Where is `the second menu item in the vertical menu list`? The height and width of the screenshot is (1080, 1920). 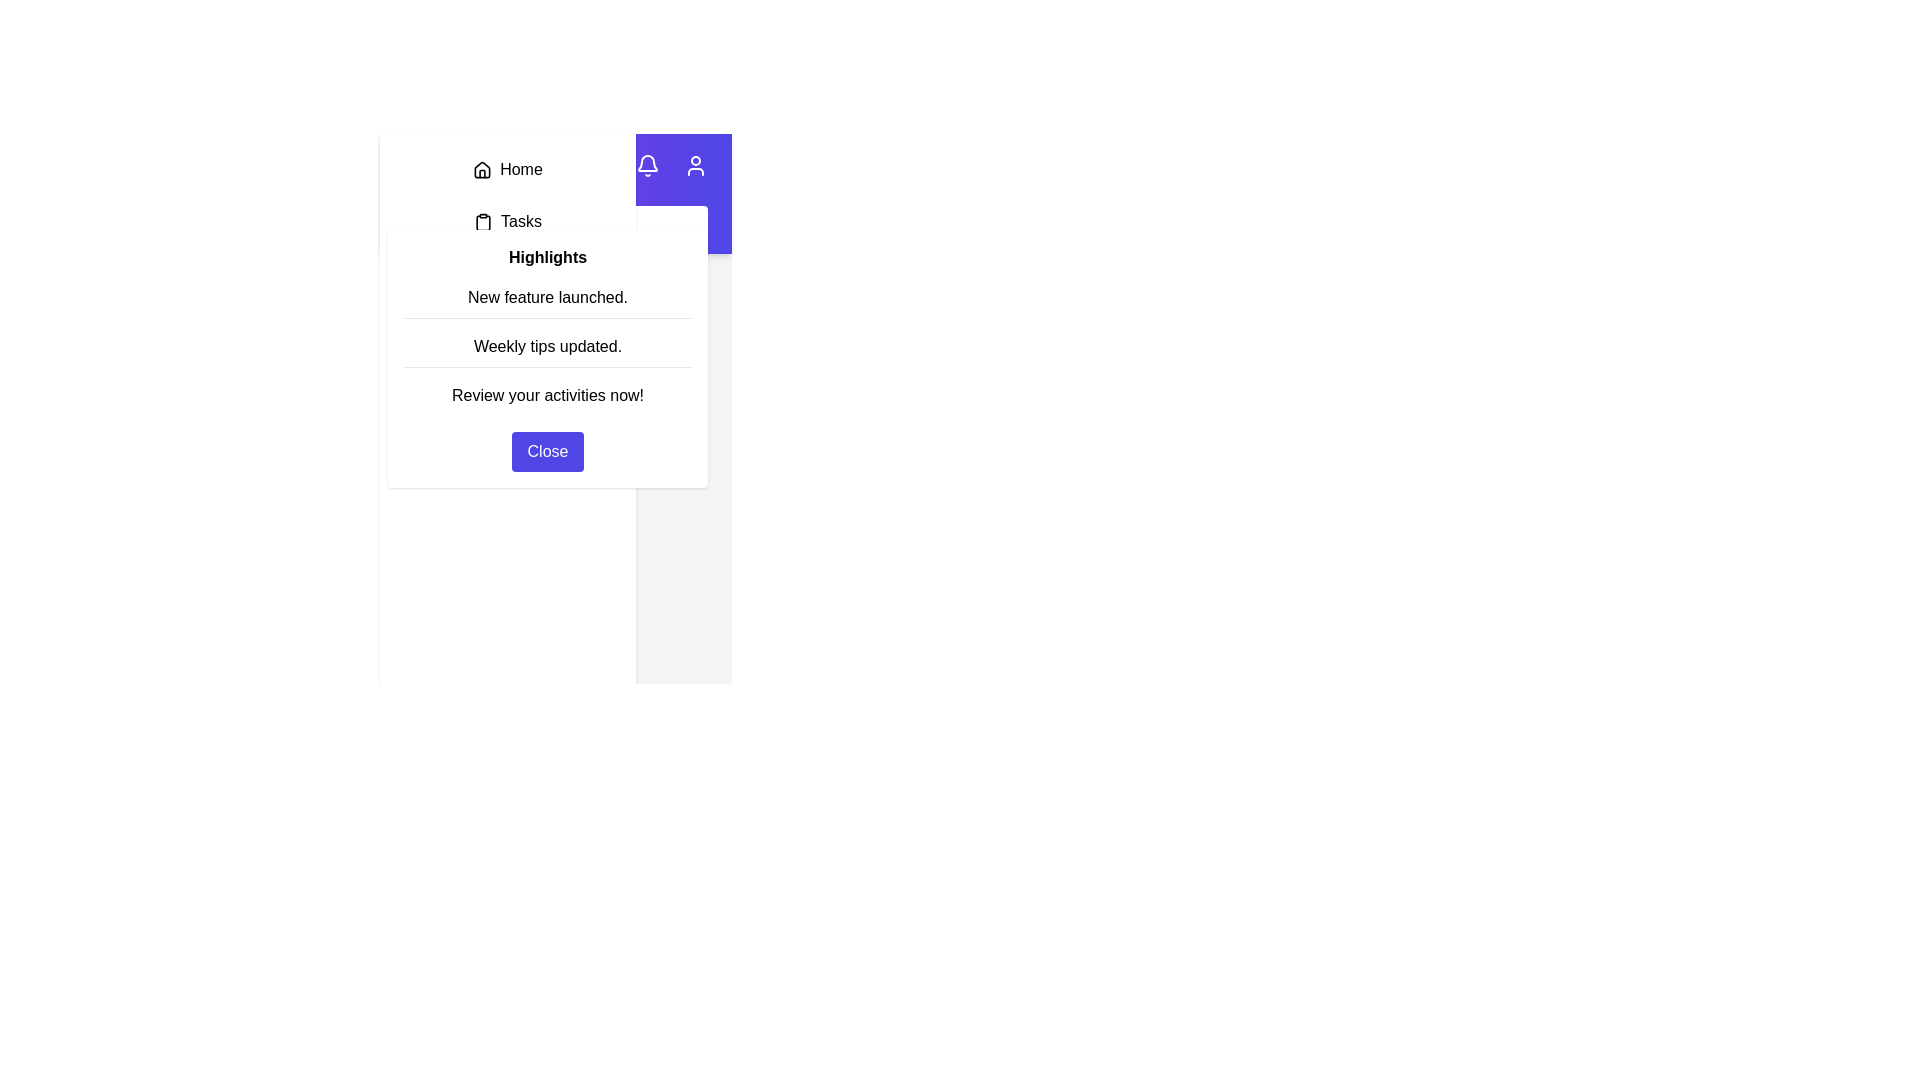 the second menu item in the vertical menu list is located at coordinates (508, 222).